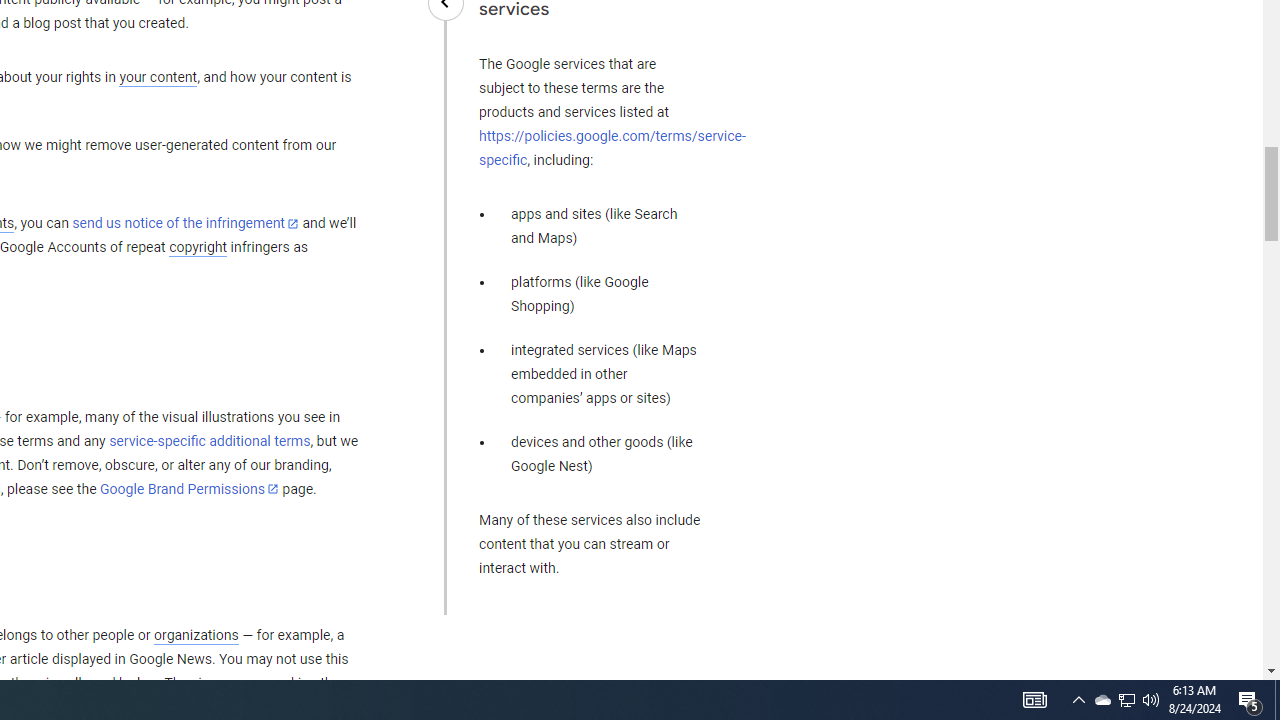 The width and height of the screenshot is (1280, 720). Describe the element at coordinates (185, 224) in the screenshot. I see `'send us notice of the infringement'` at that location.